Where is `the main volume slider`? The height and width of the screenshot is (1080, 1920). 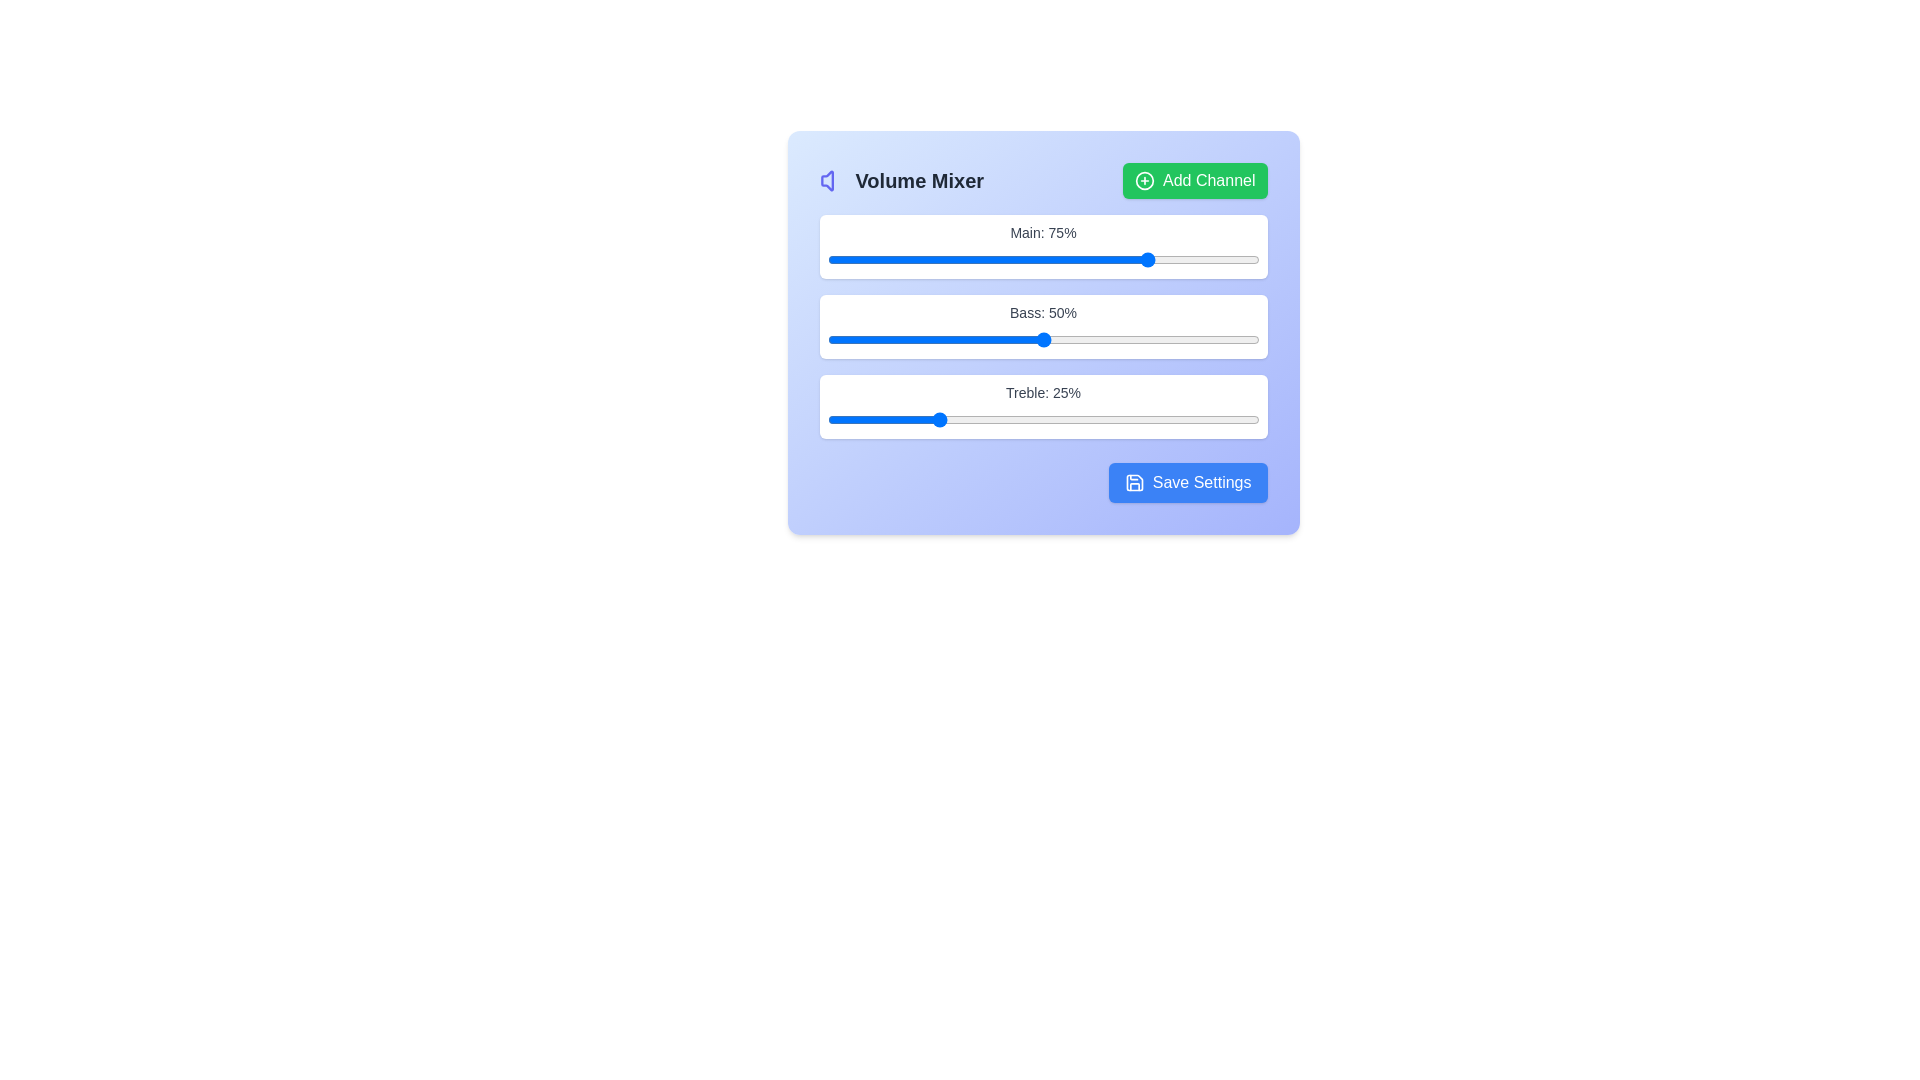 the main volume slider is located at coordinates (1223, 258).